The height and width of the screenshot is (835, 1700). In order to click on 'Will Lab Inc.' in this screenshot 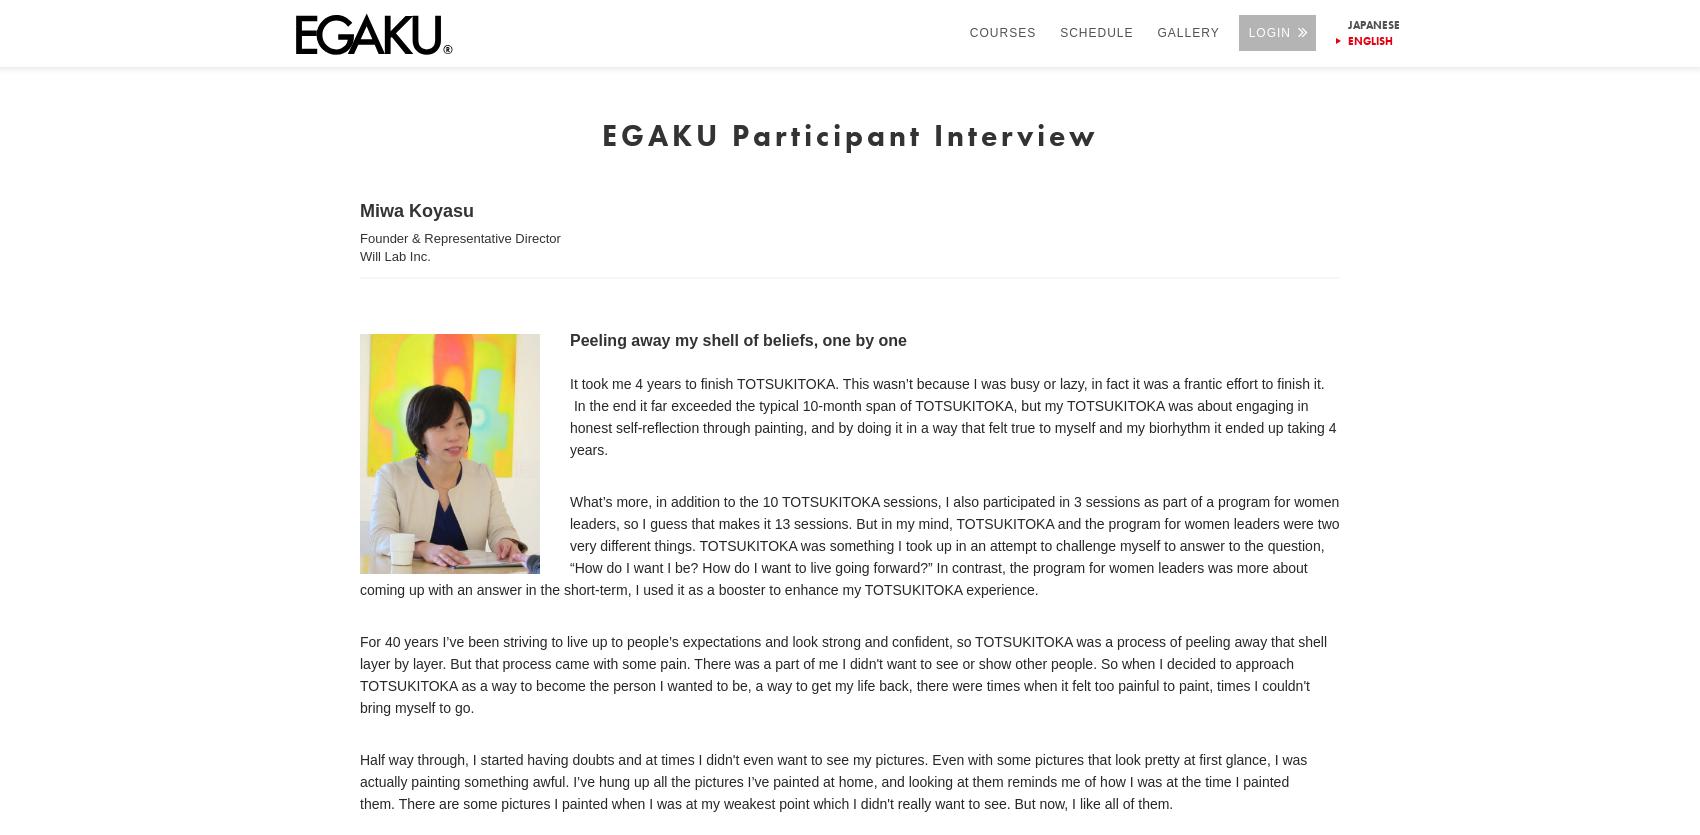, I will do `click(394, 255)`.